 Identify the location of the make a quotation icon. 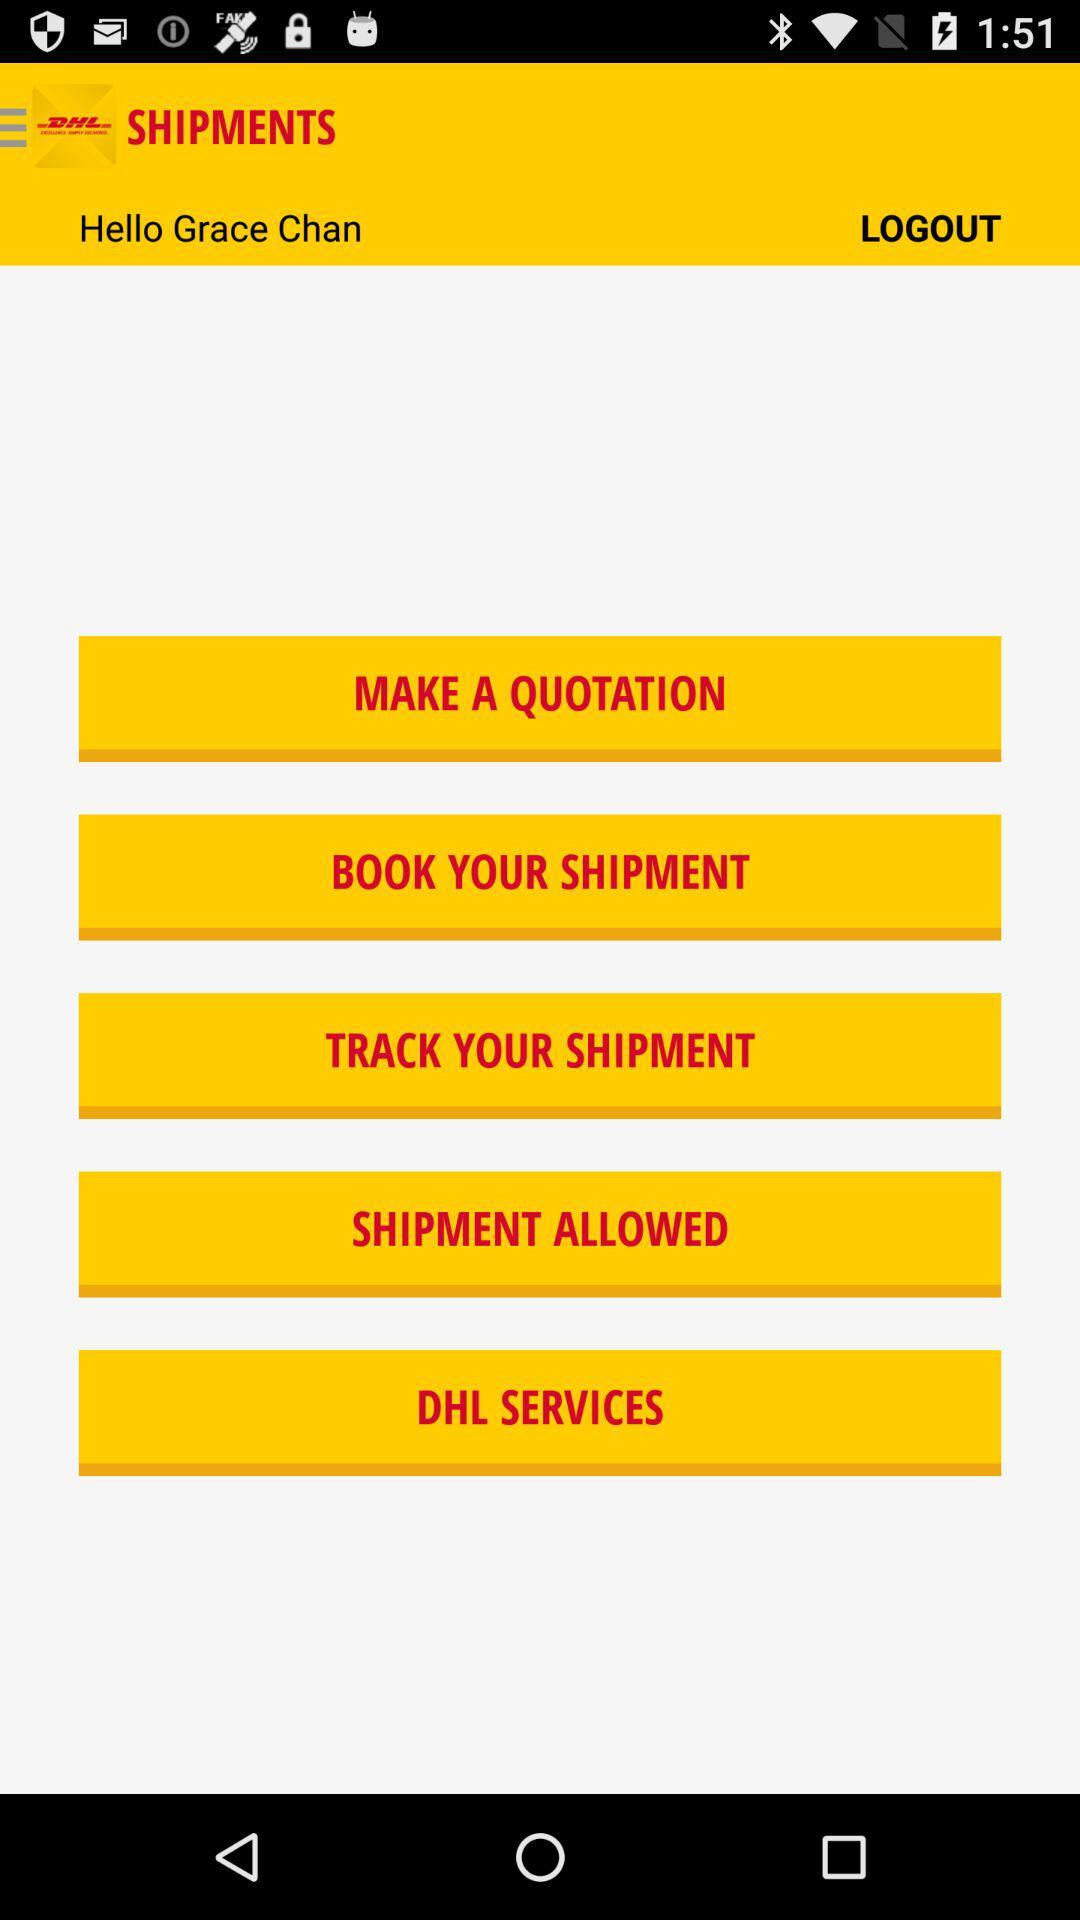
(540, 699).